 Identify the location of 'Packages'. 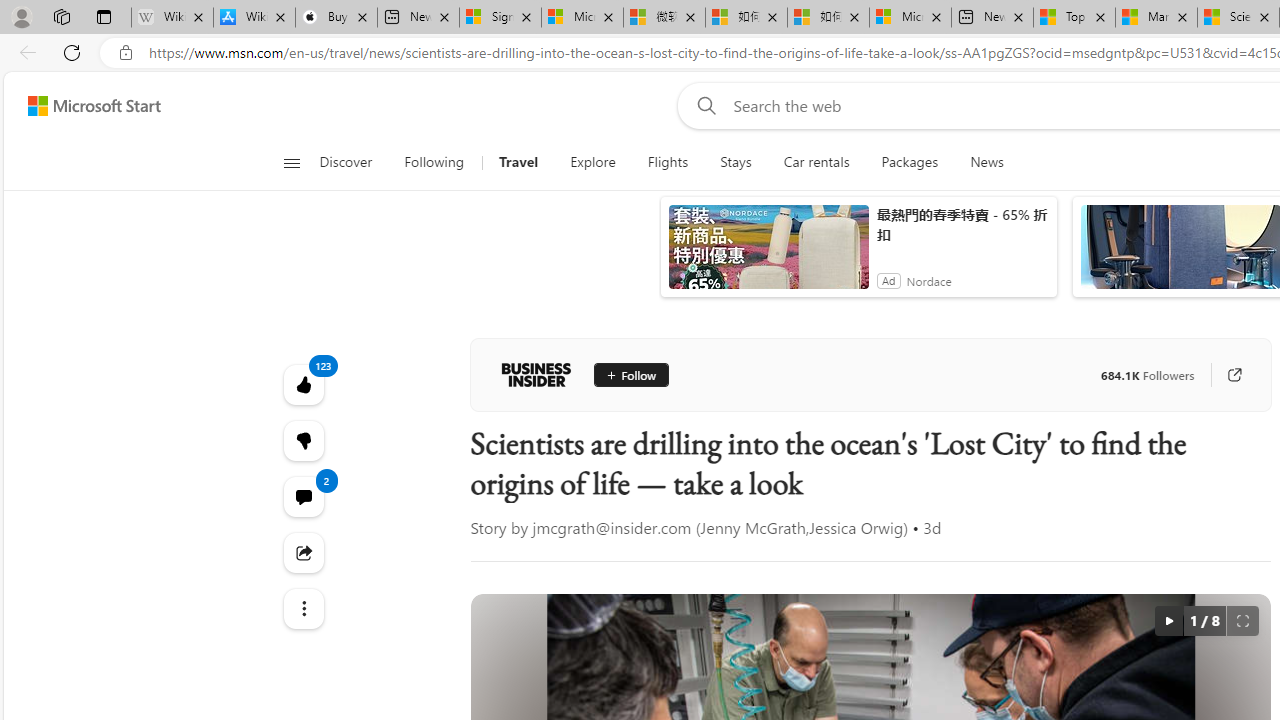
(909, 162).